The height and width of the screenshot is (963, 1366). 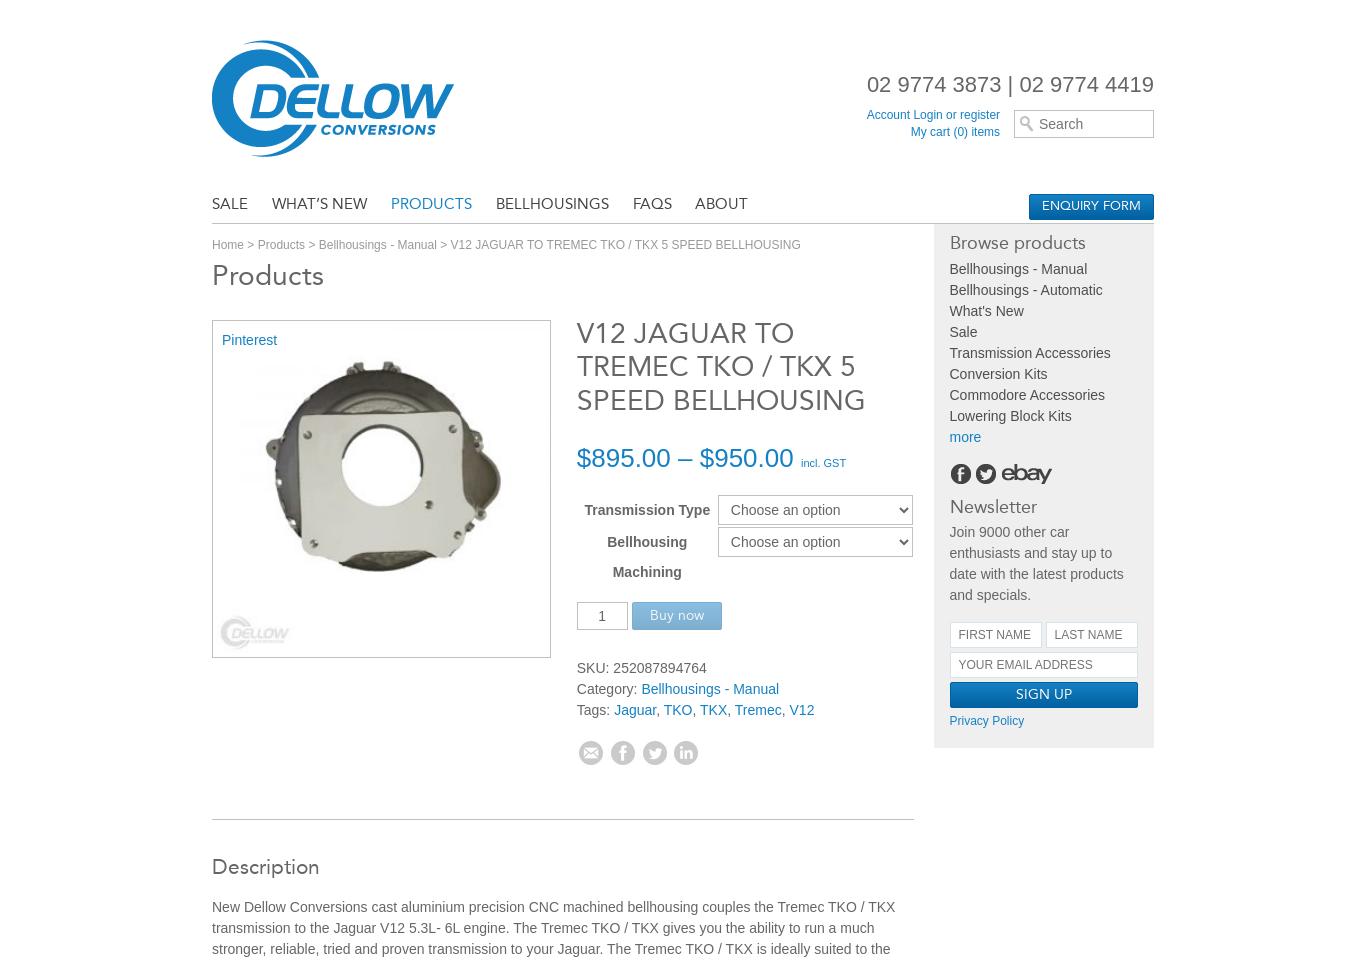 I want to click on 'Tremec', so click(x=757, y=709).